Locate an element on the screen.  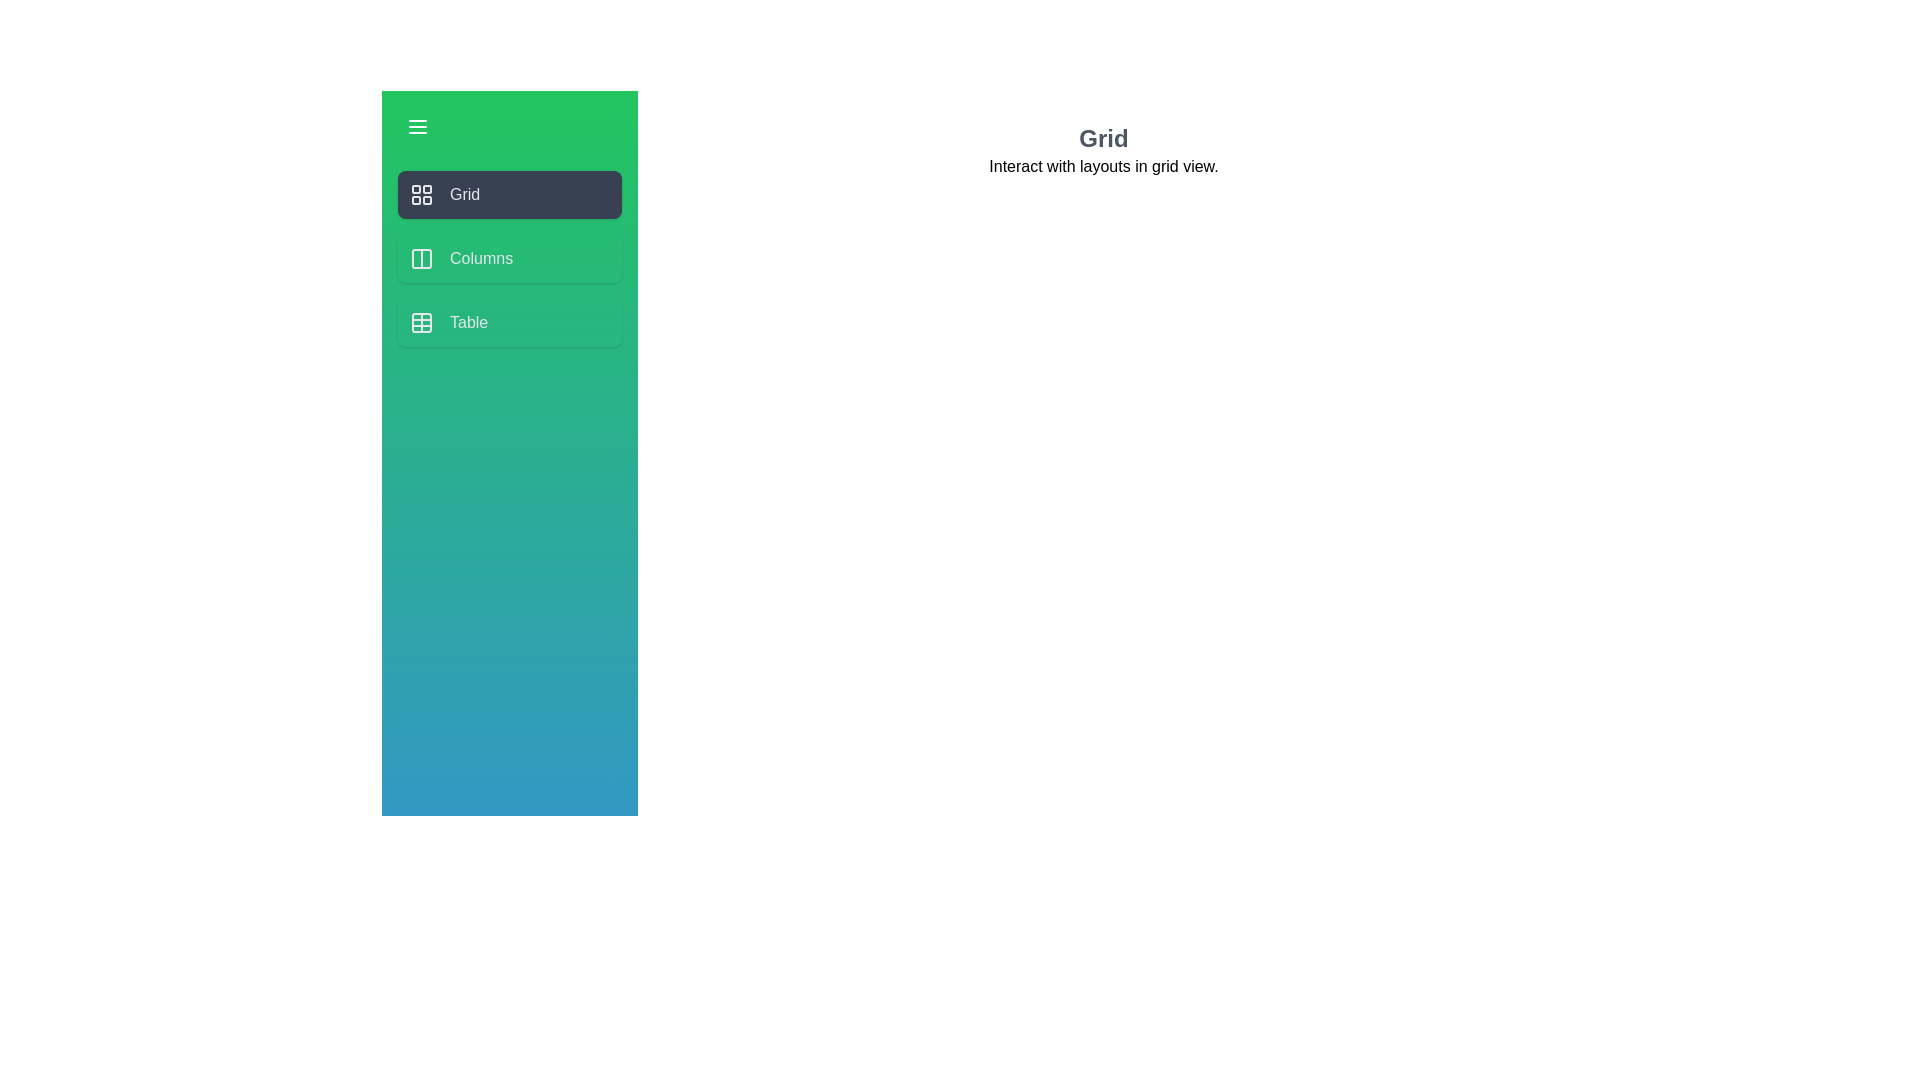
the menu button to toggle the drawer is located at coordinates (416, 127).